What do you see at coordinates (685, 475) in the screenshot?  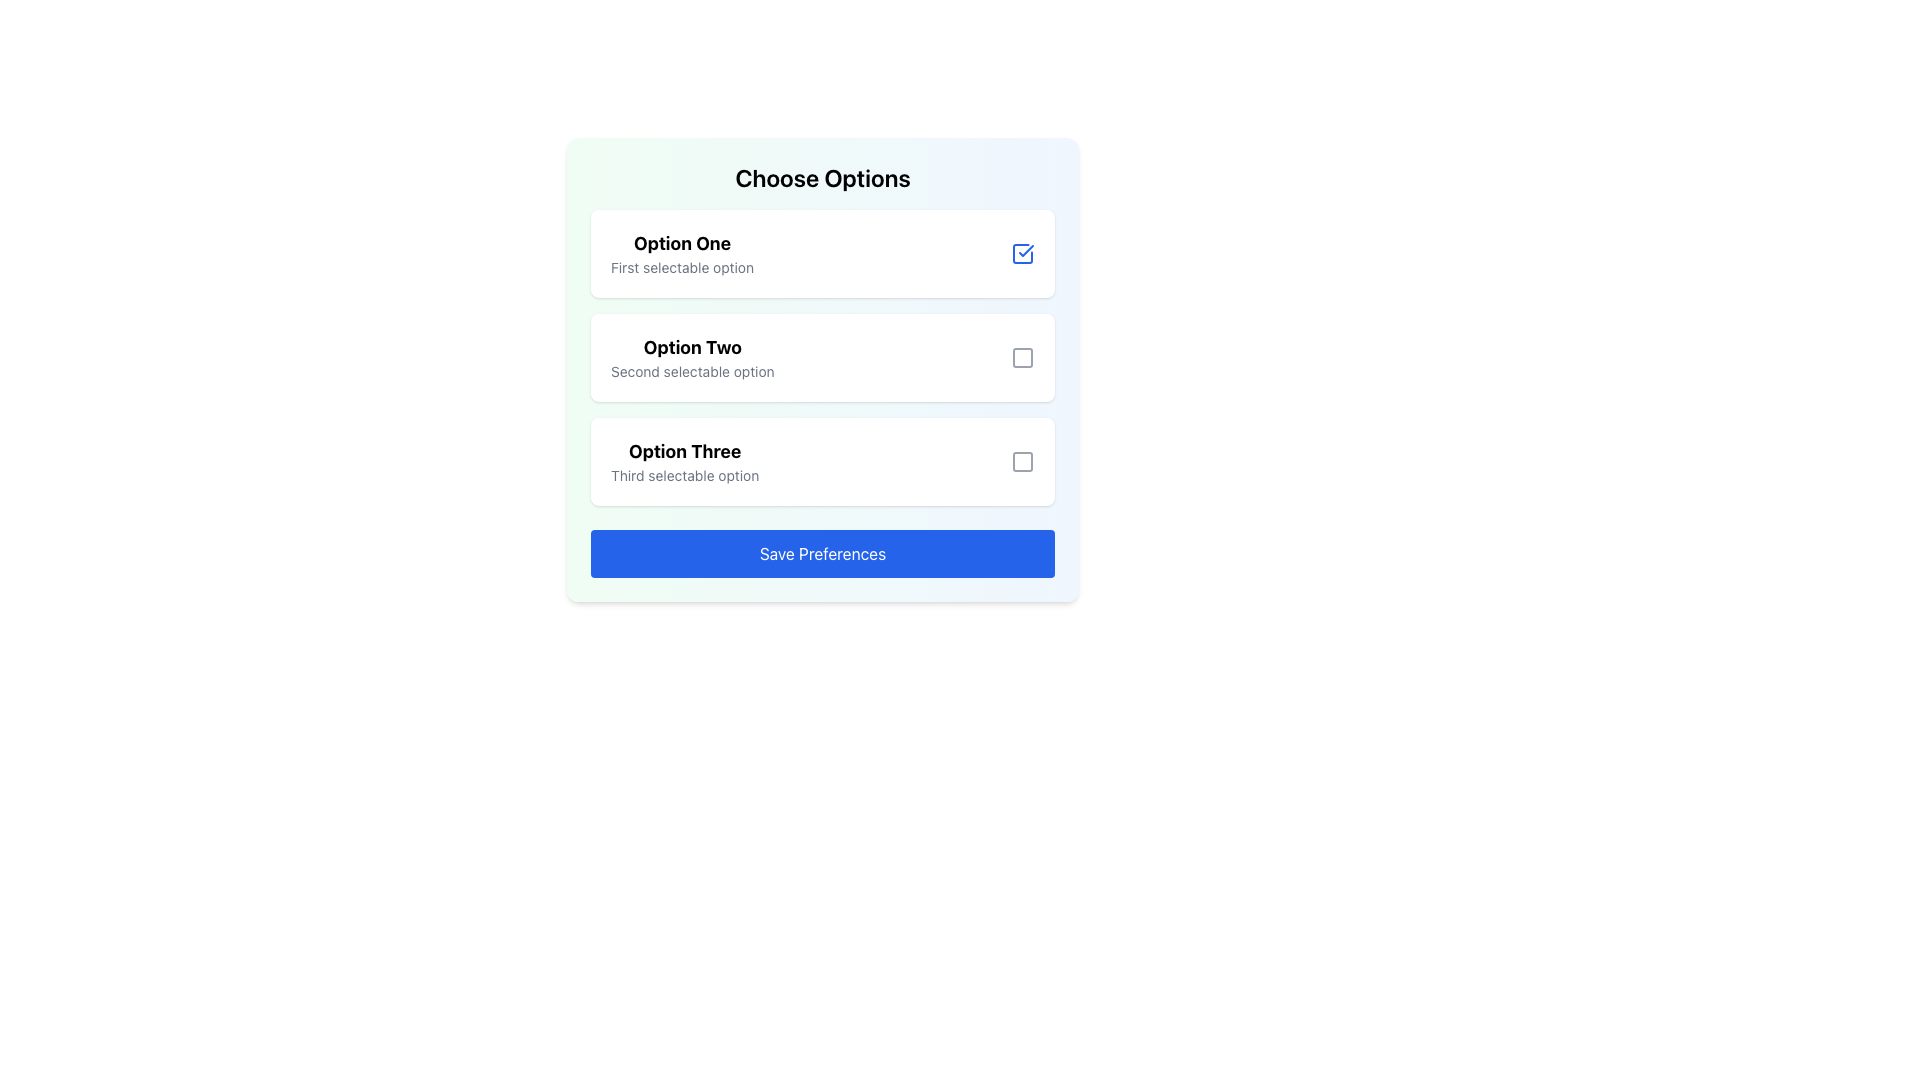 I see `the descriptive label for 'Option Three', which is the bottom-most description in the 'Choose Options' section` at bounding box center [685, 475].